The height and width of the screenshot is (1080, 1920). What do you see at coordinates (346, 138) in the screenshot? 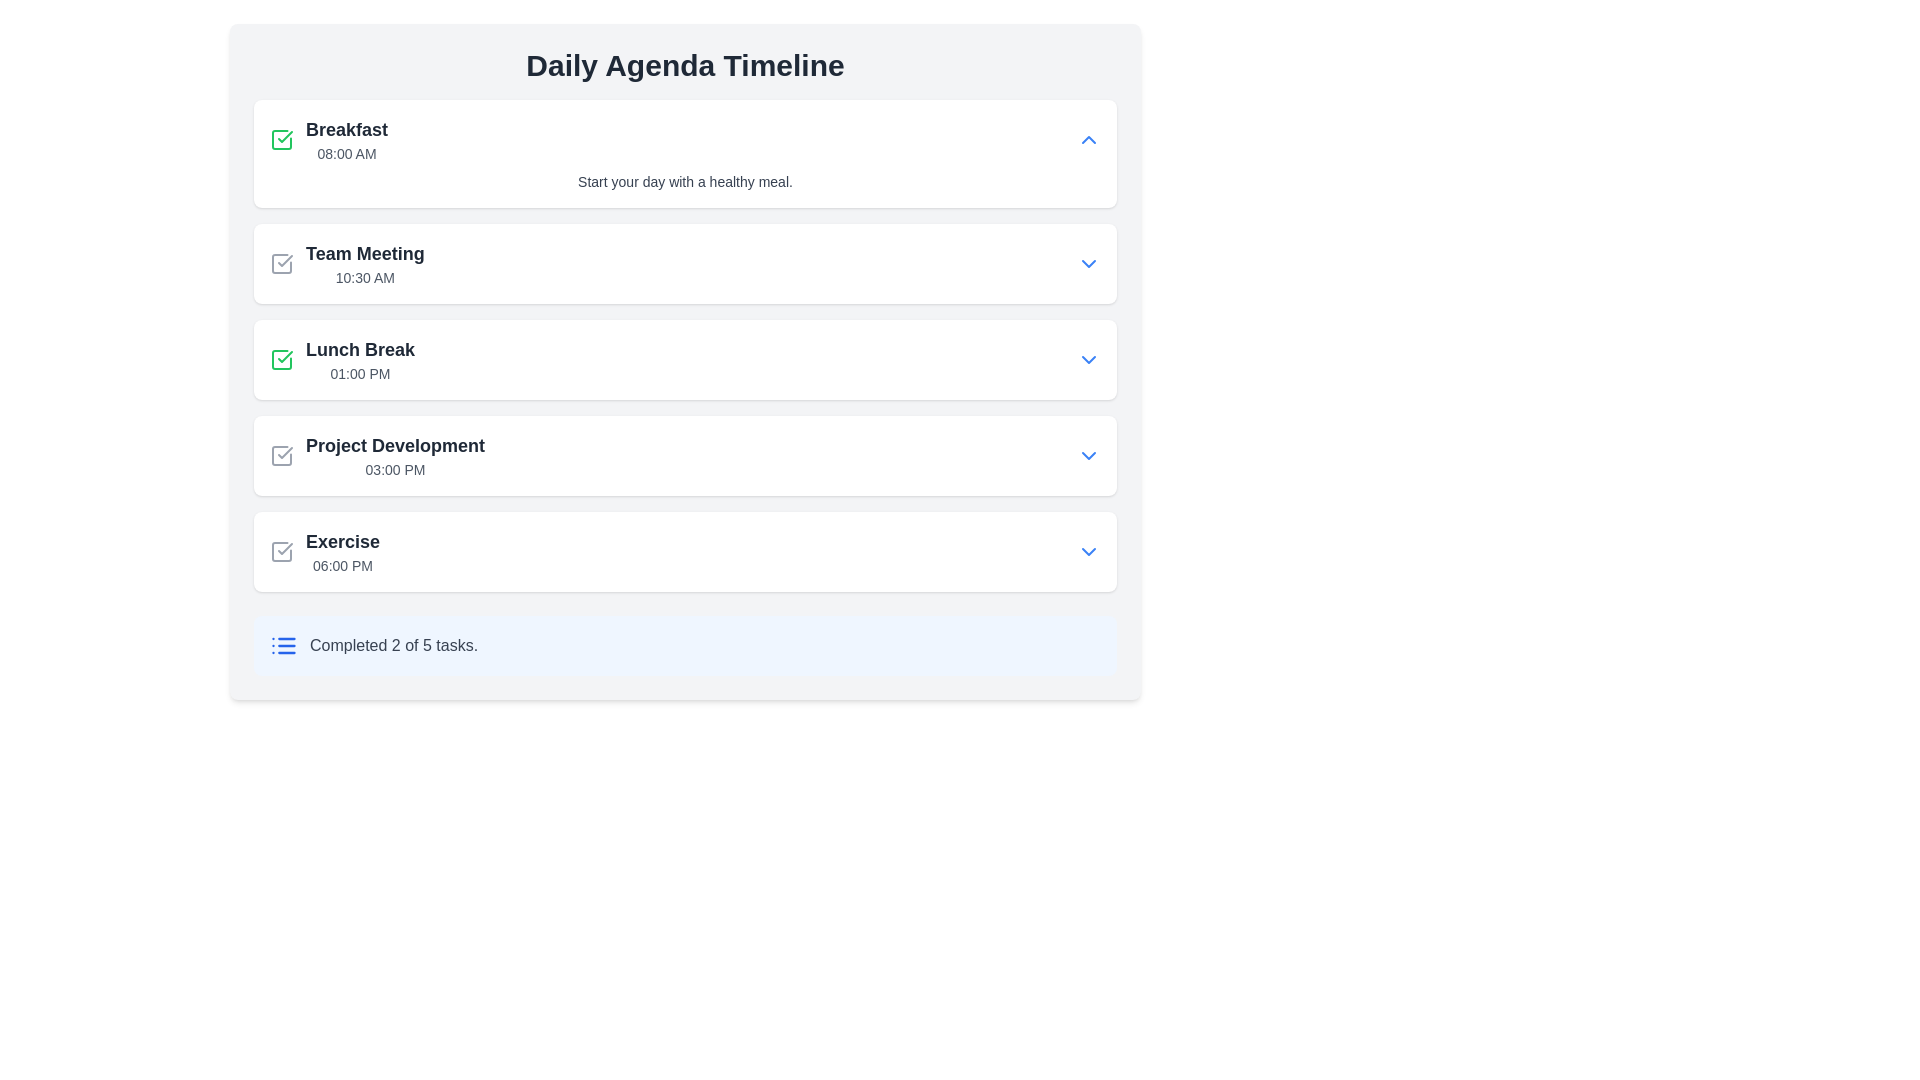
I see `the 'Breakfast' text label, which displays 'Breakfast' in a larger bold font and '08:00 AM' below it in a smaller gray font` at bounding box center [346, 138].